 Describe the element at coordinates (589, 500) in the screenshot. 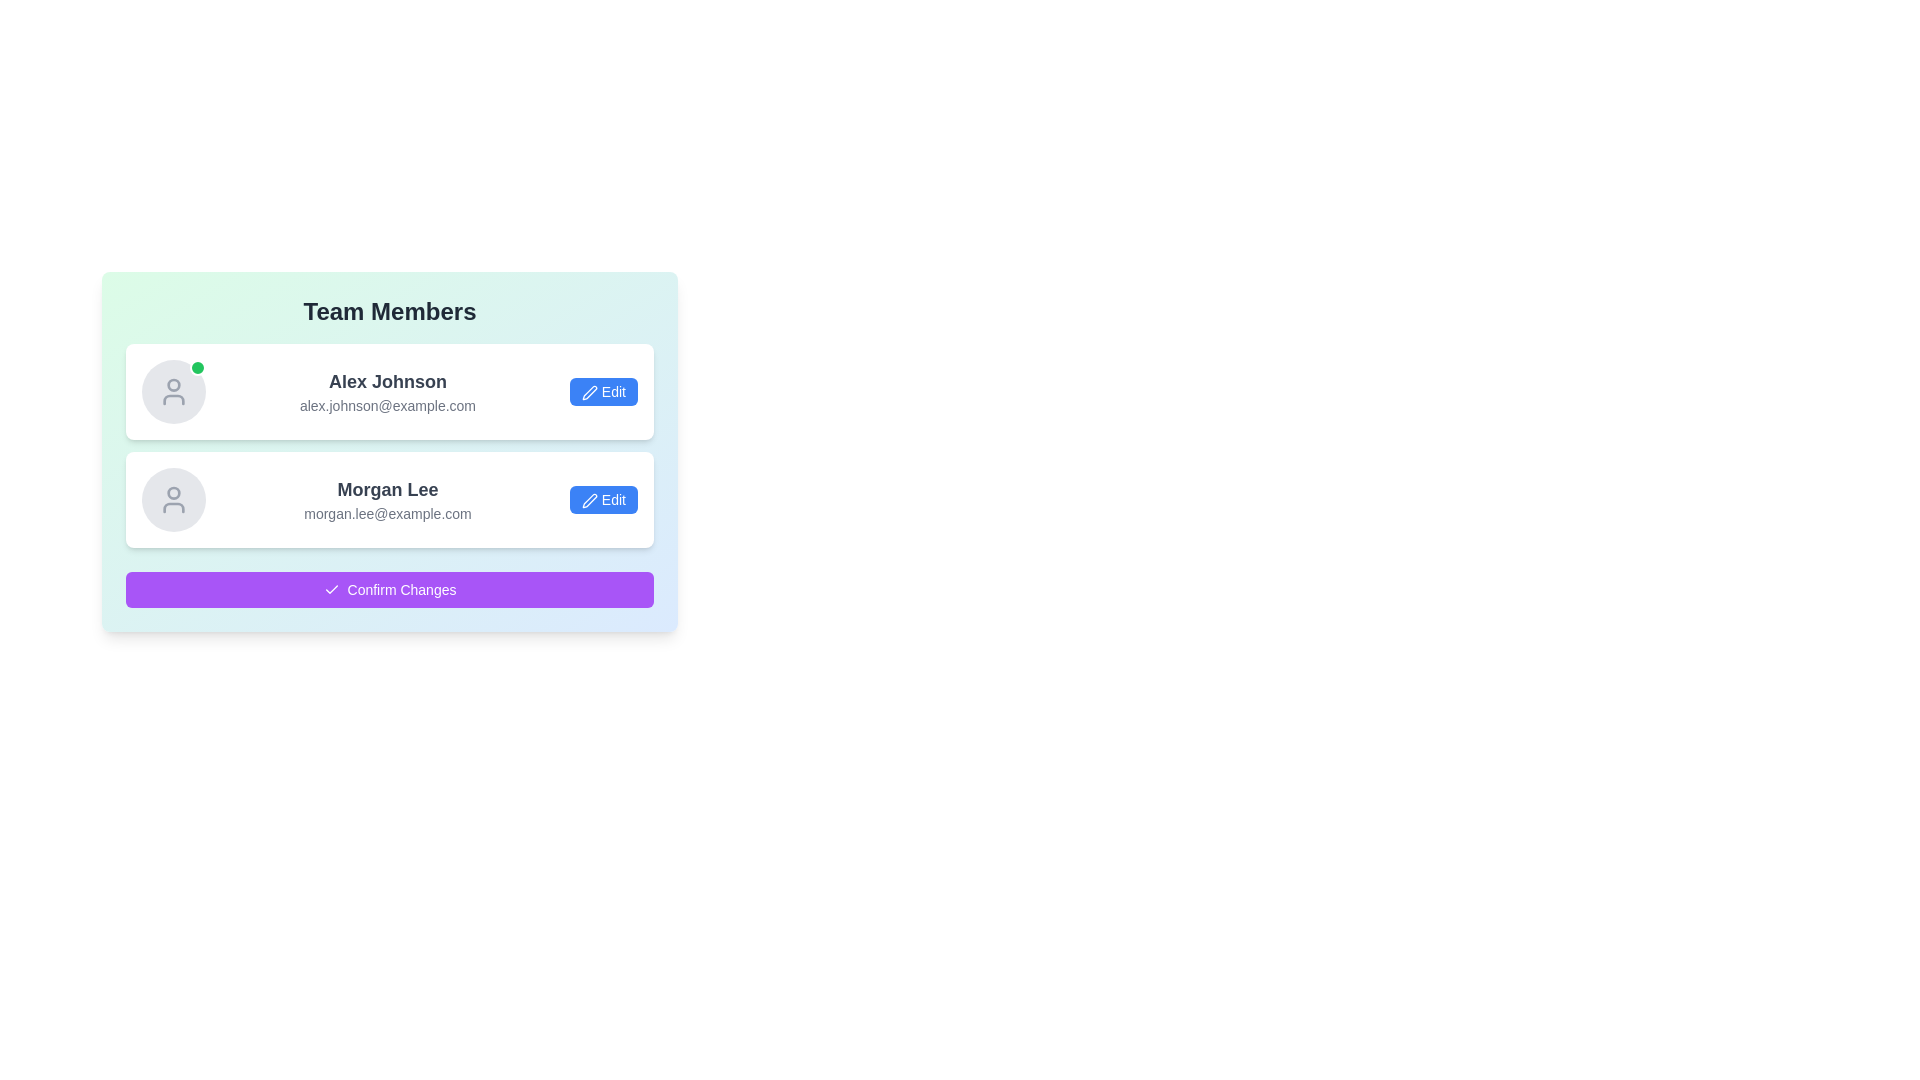

I see `the edit icon located within the blue edit button adjacent to the 'Morgan Lee' list item in the 'Team Members' interface` at that location.